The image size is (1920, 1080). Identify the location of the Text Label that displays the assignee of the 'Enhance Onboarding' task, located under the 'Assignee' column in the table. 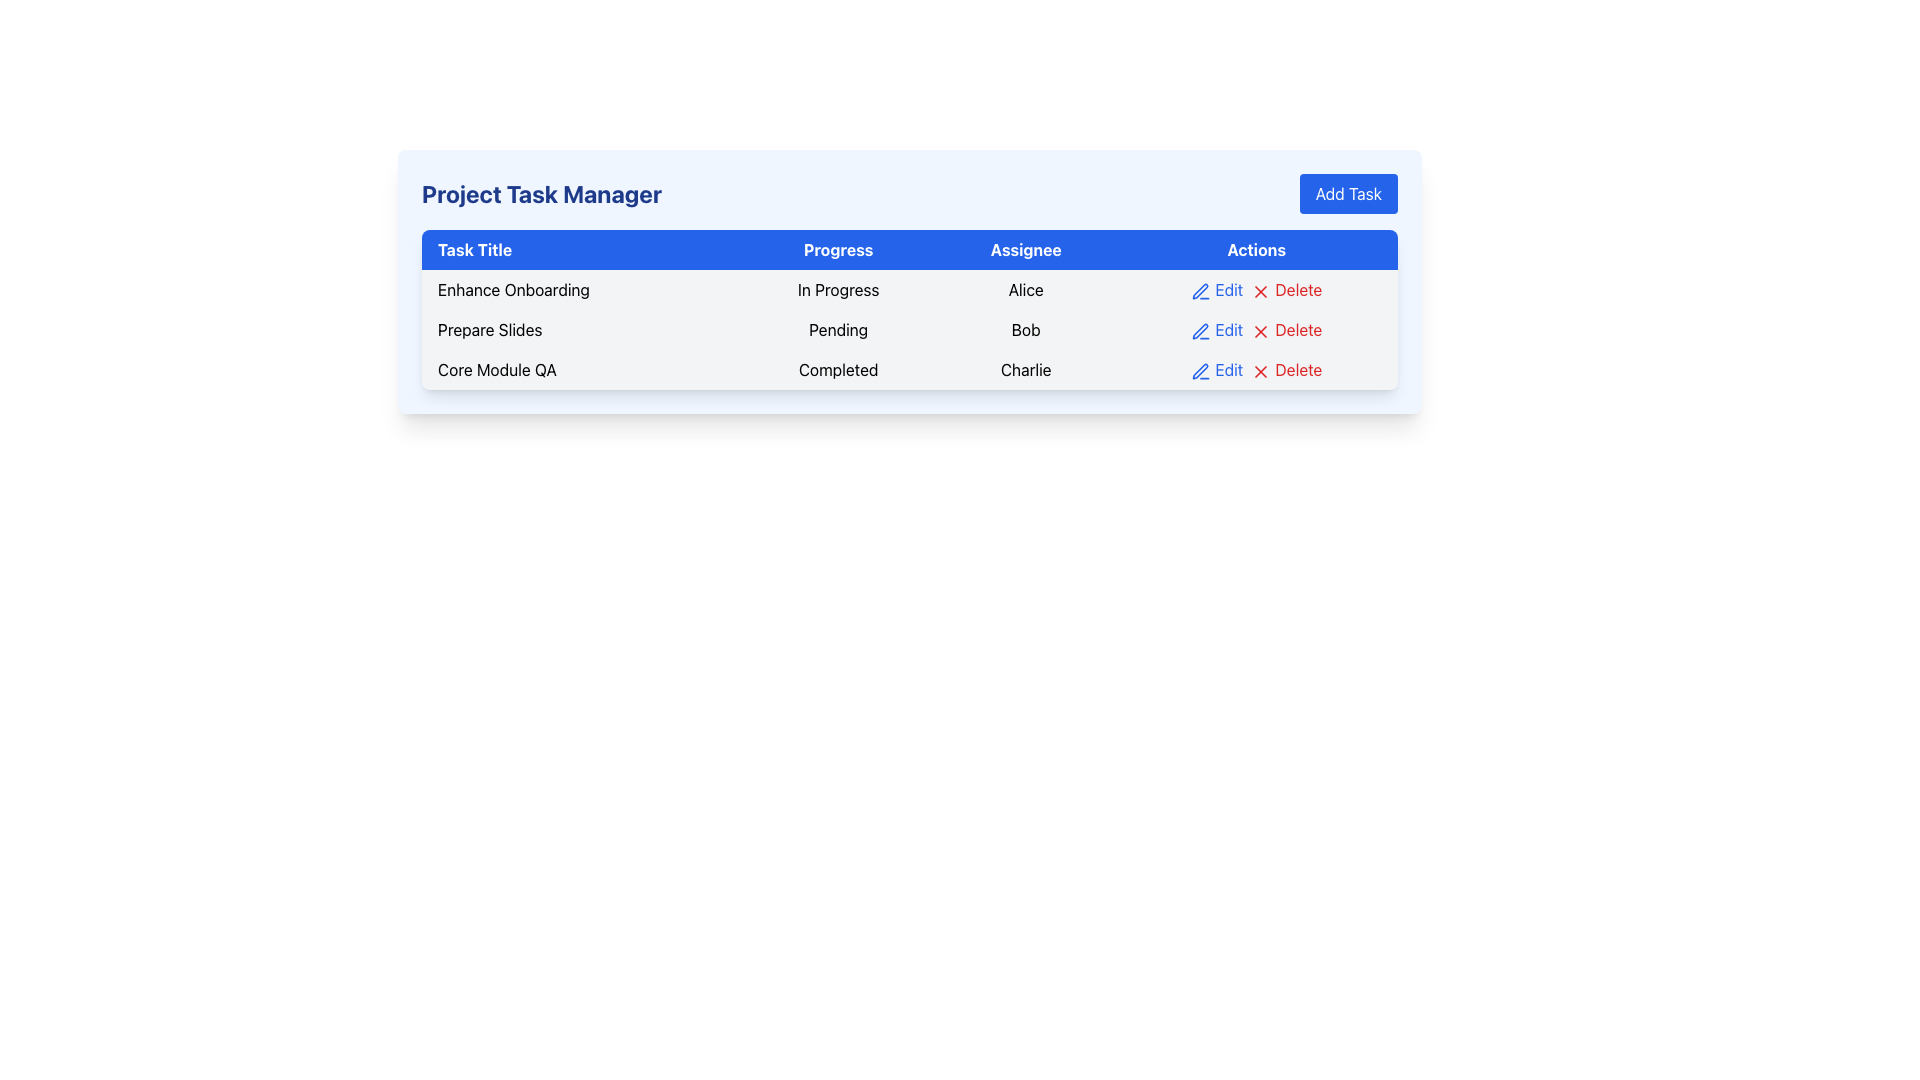
(1026, 289).